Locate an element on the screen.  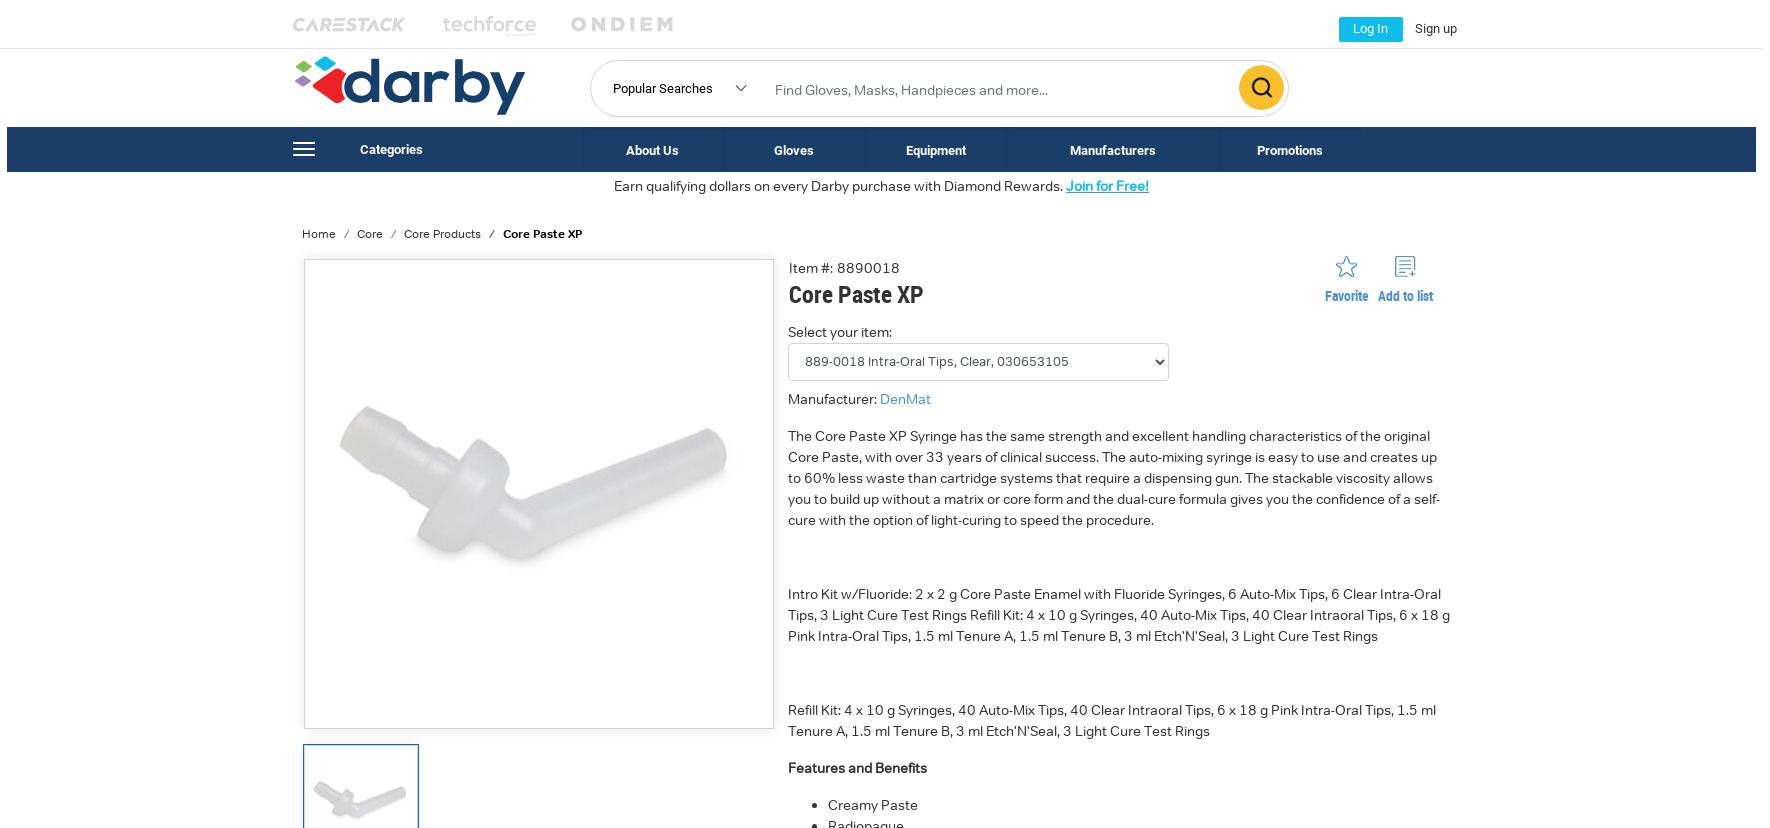
'Join for Free!' is located at coordinates (1107, 184).